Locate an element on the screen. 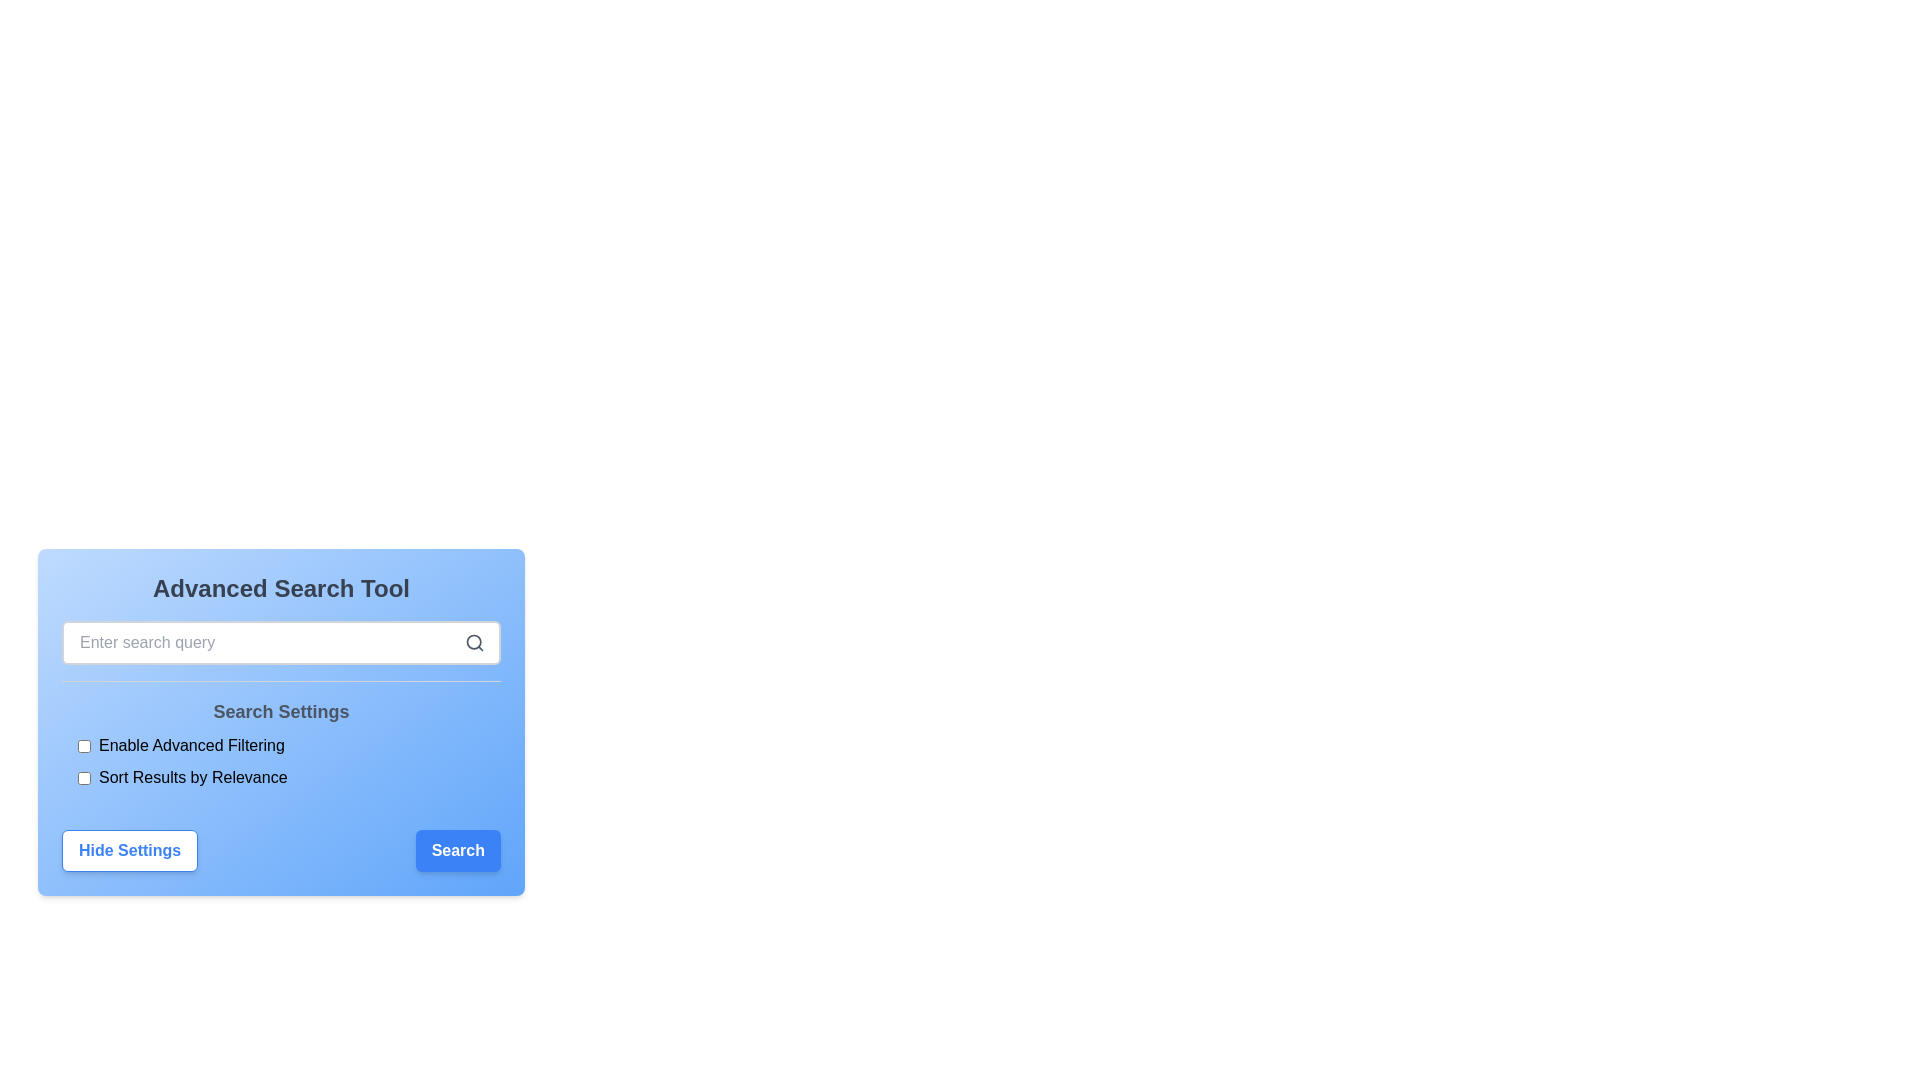  the checkbox is located at coordinates (83, 745).